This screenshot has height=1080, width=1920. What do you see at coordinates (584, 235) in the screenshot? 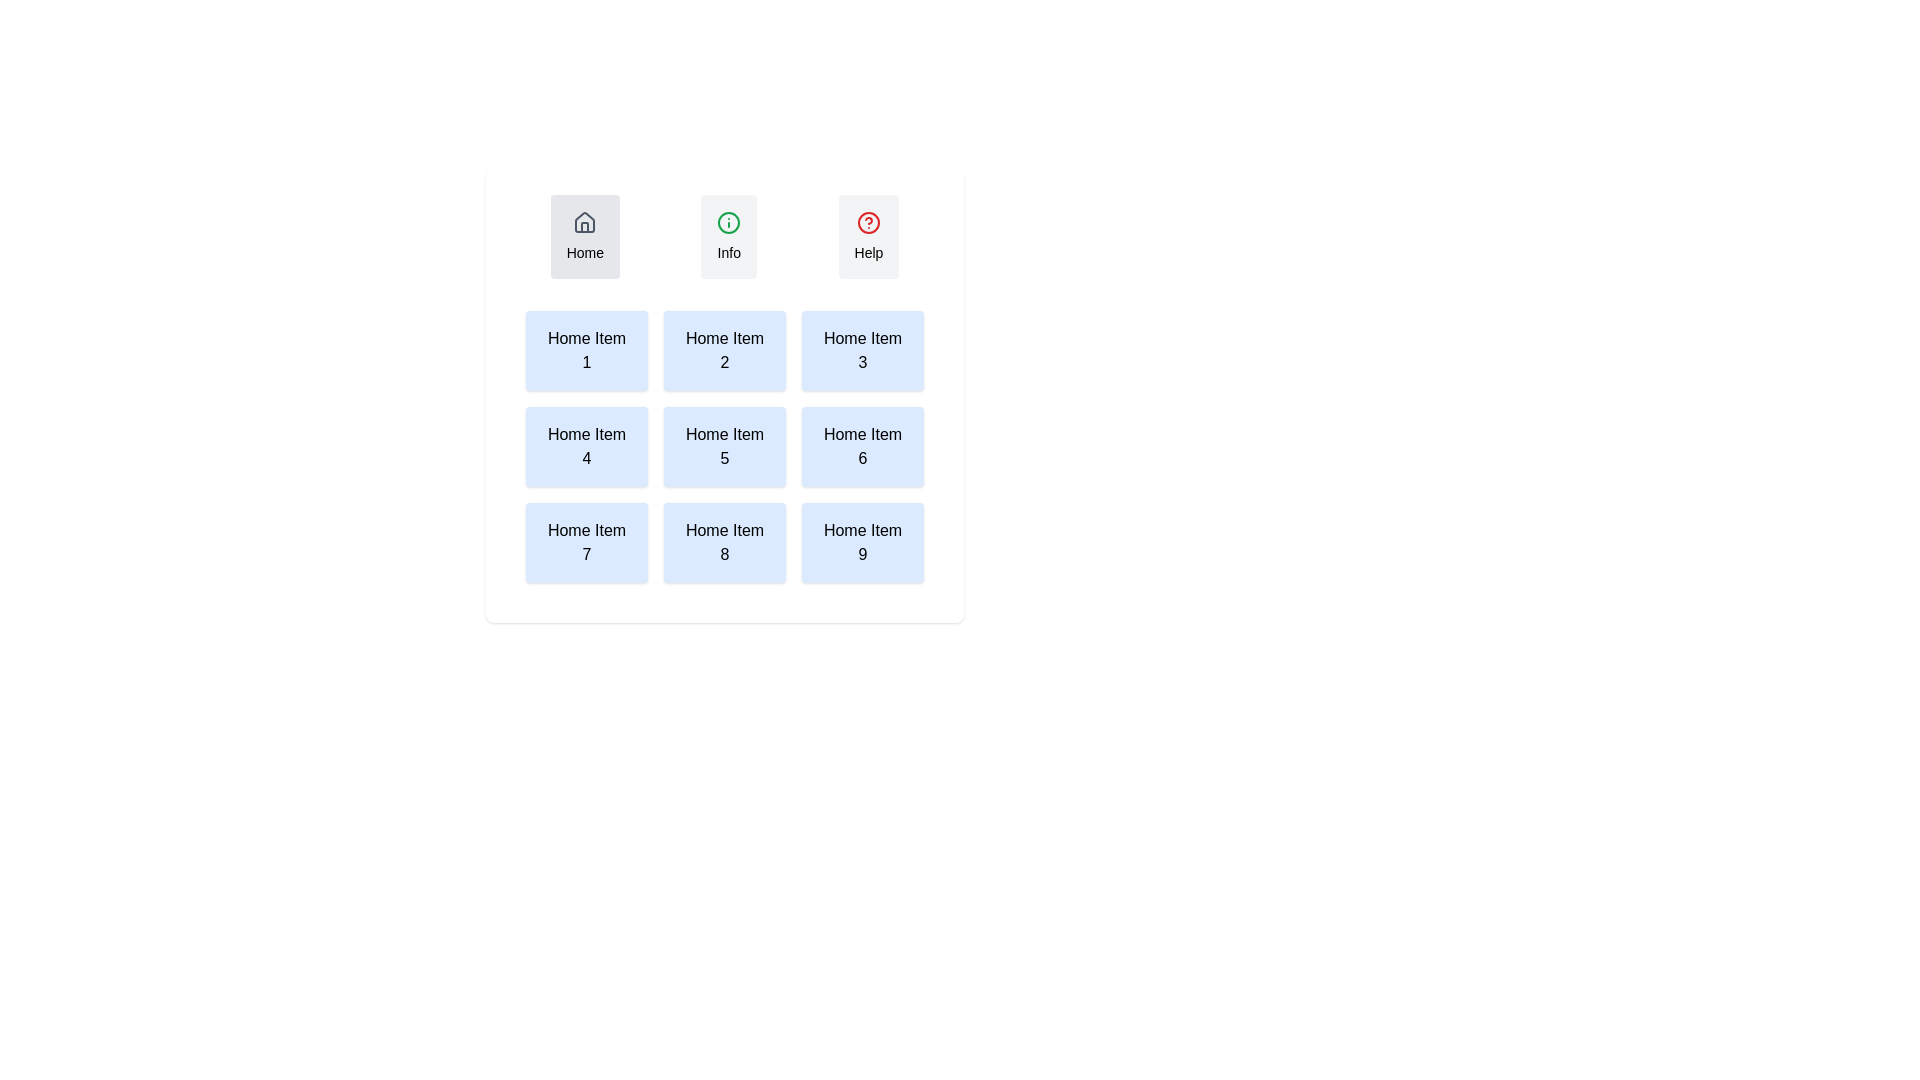
I see `the Home tab by clicking on its button` at bounding box center [584, 235].